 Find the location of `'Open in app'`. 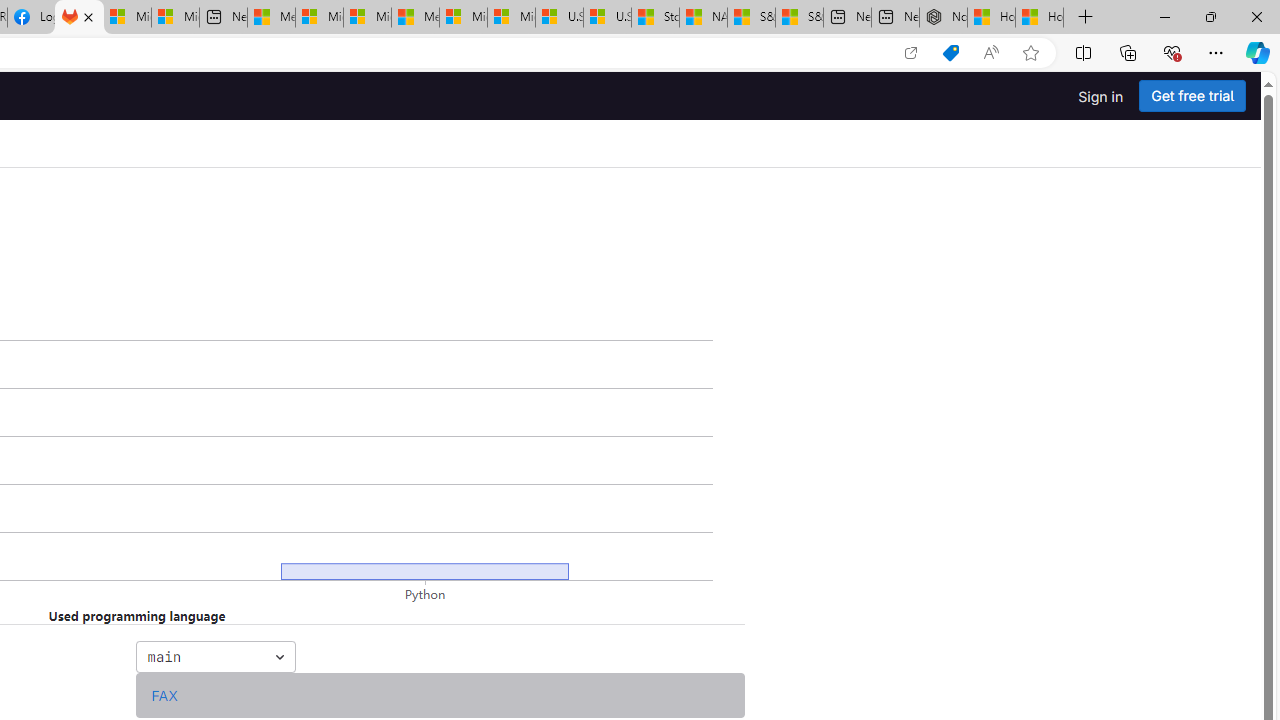

'Open in app' is located at coordinates (909, 52).